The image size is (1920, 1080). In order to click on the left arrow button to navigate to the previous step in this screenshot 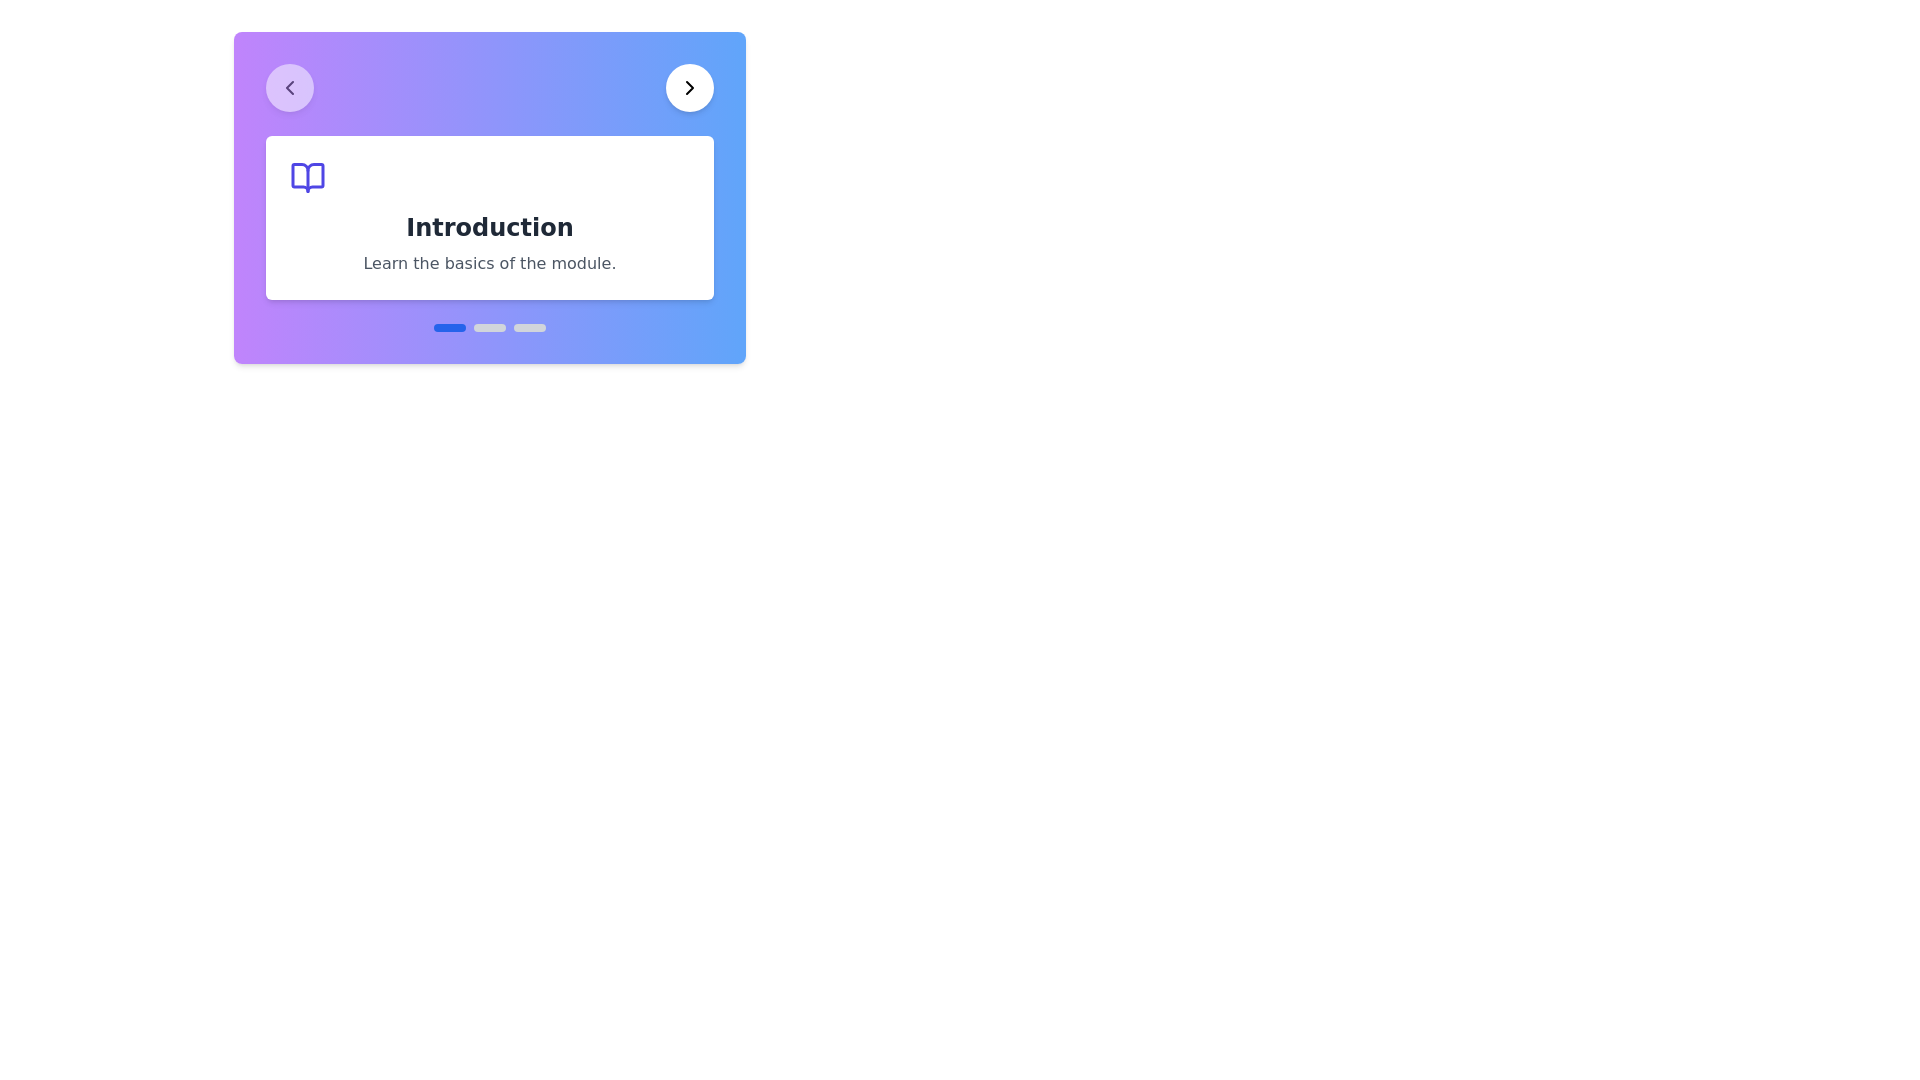, I will do `click(288, 87)`.